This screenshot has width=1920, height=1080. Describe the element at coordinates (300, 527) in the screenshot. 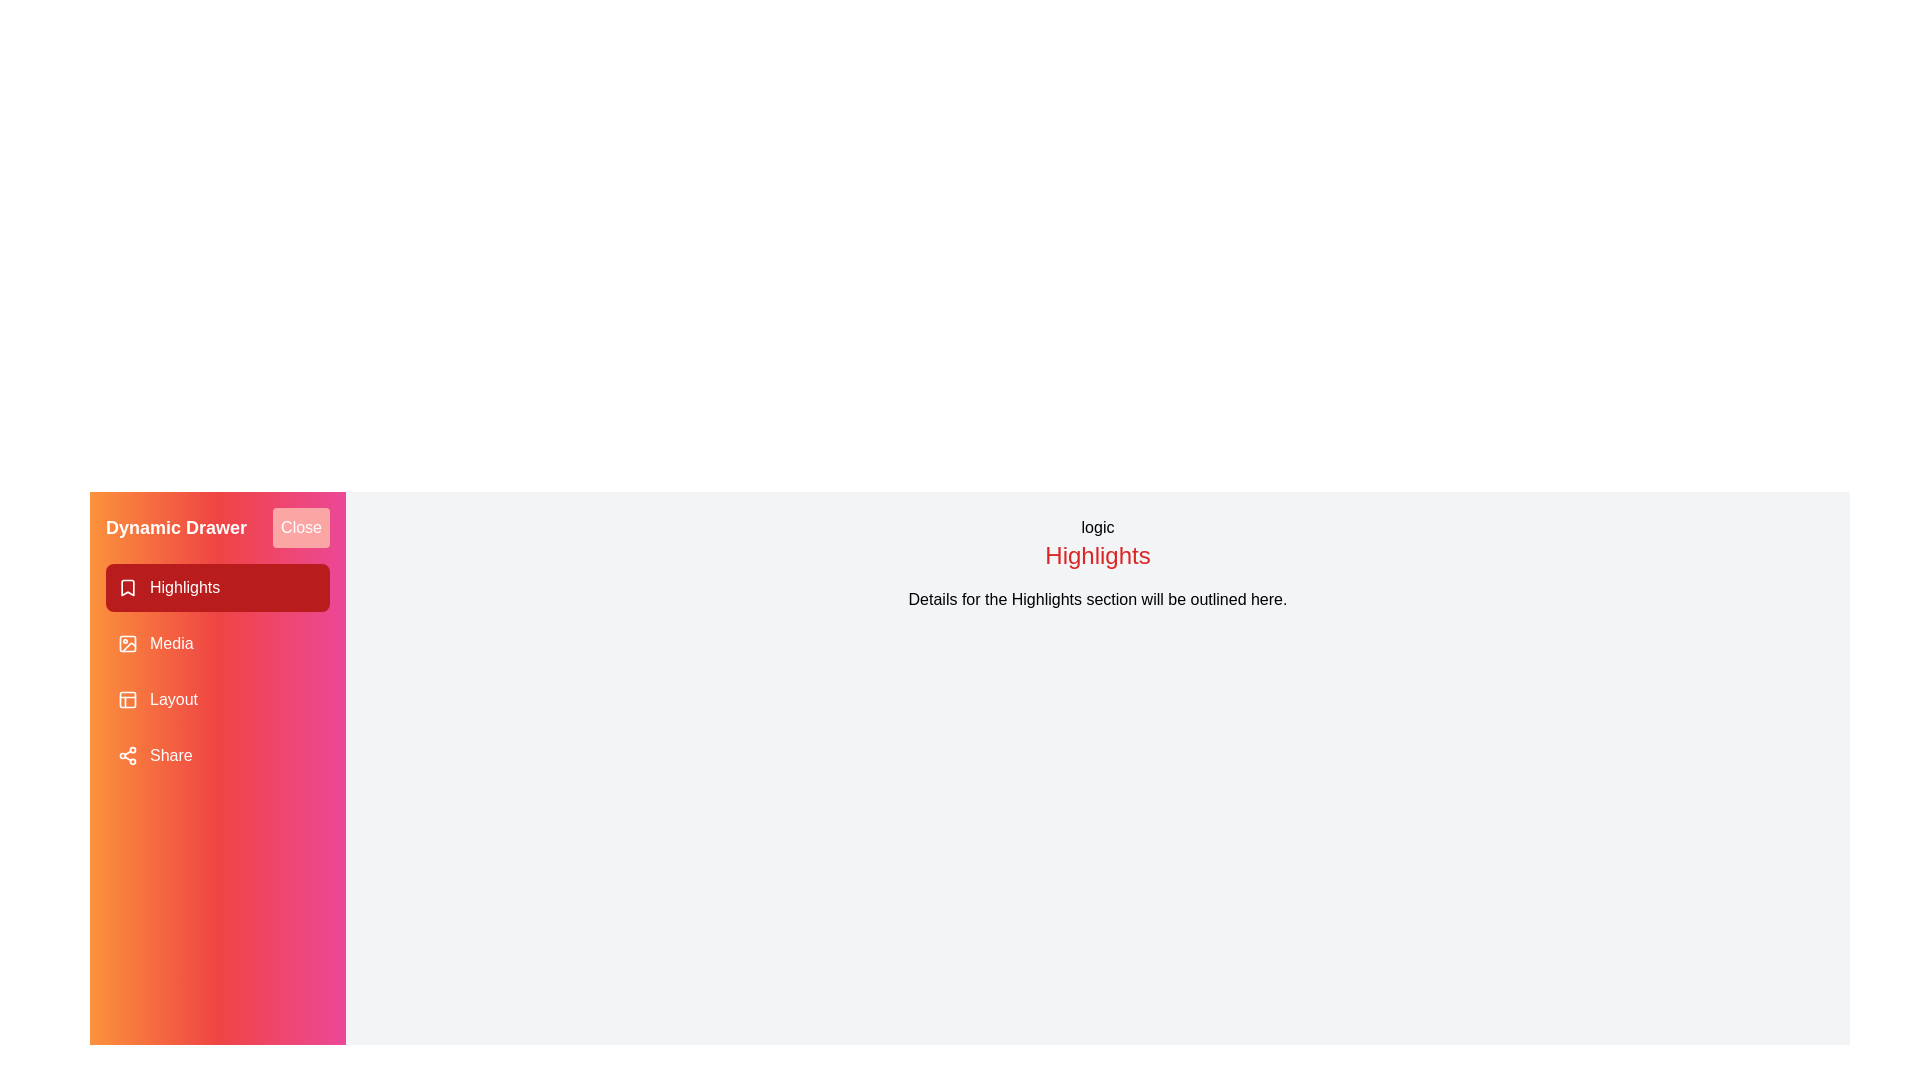

I see `'Close' button to close the drawer` at that location.